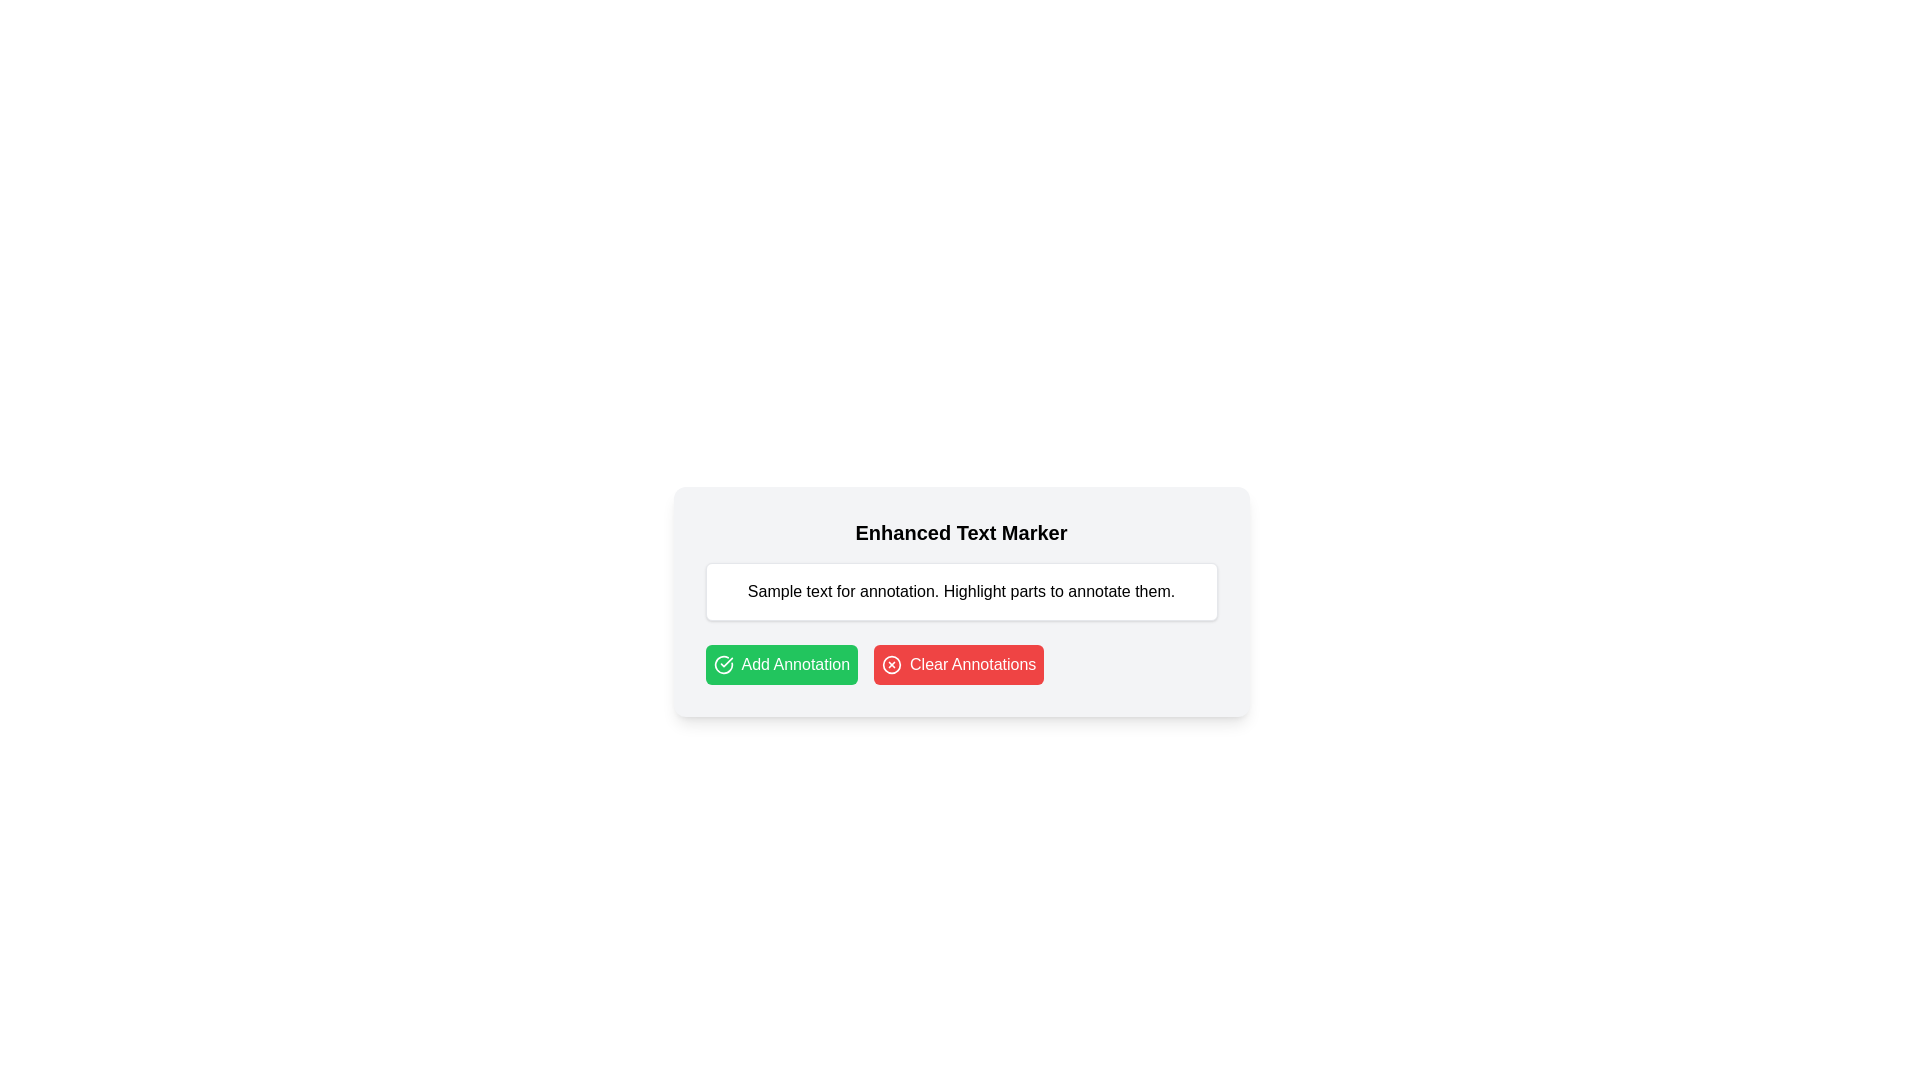 Image resolution: width=1920 pixels, height=1080 pixels. I want to click on the character 's' in the word 'parts' within the sentence 'Sample text for annotation. Highlight parts to annotate them.', so click(1040, 590).